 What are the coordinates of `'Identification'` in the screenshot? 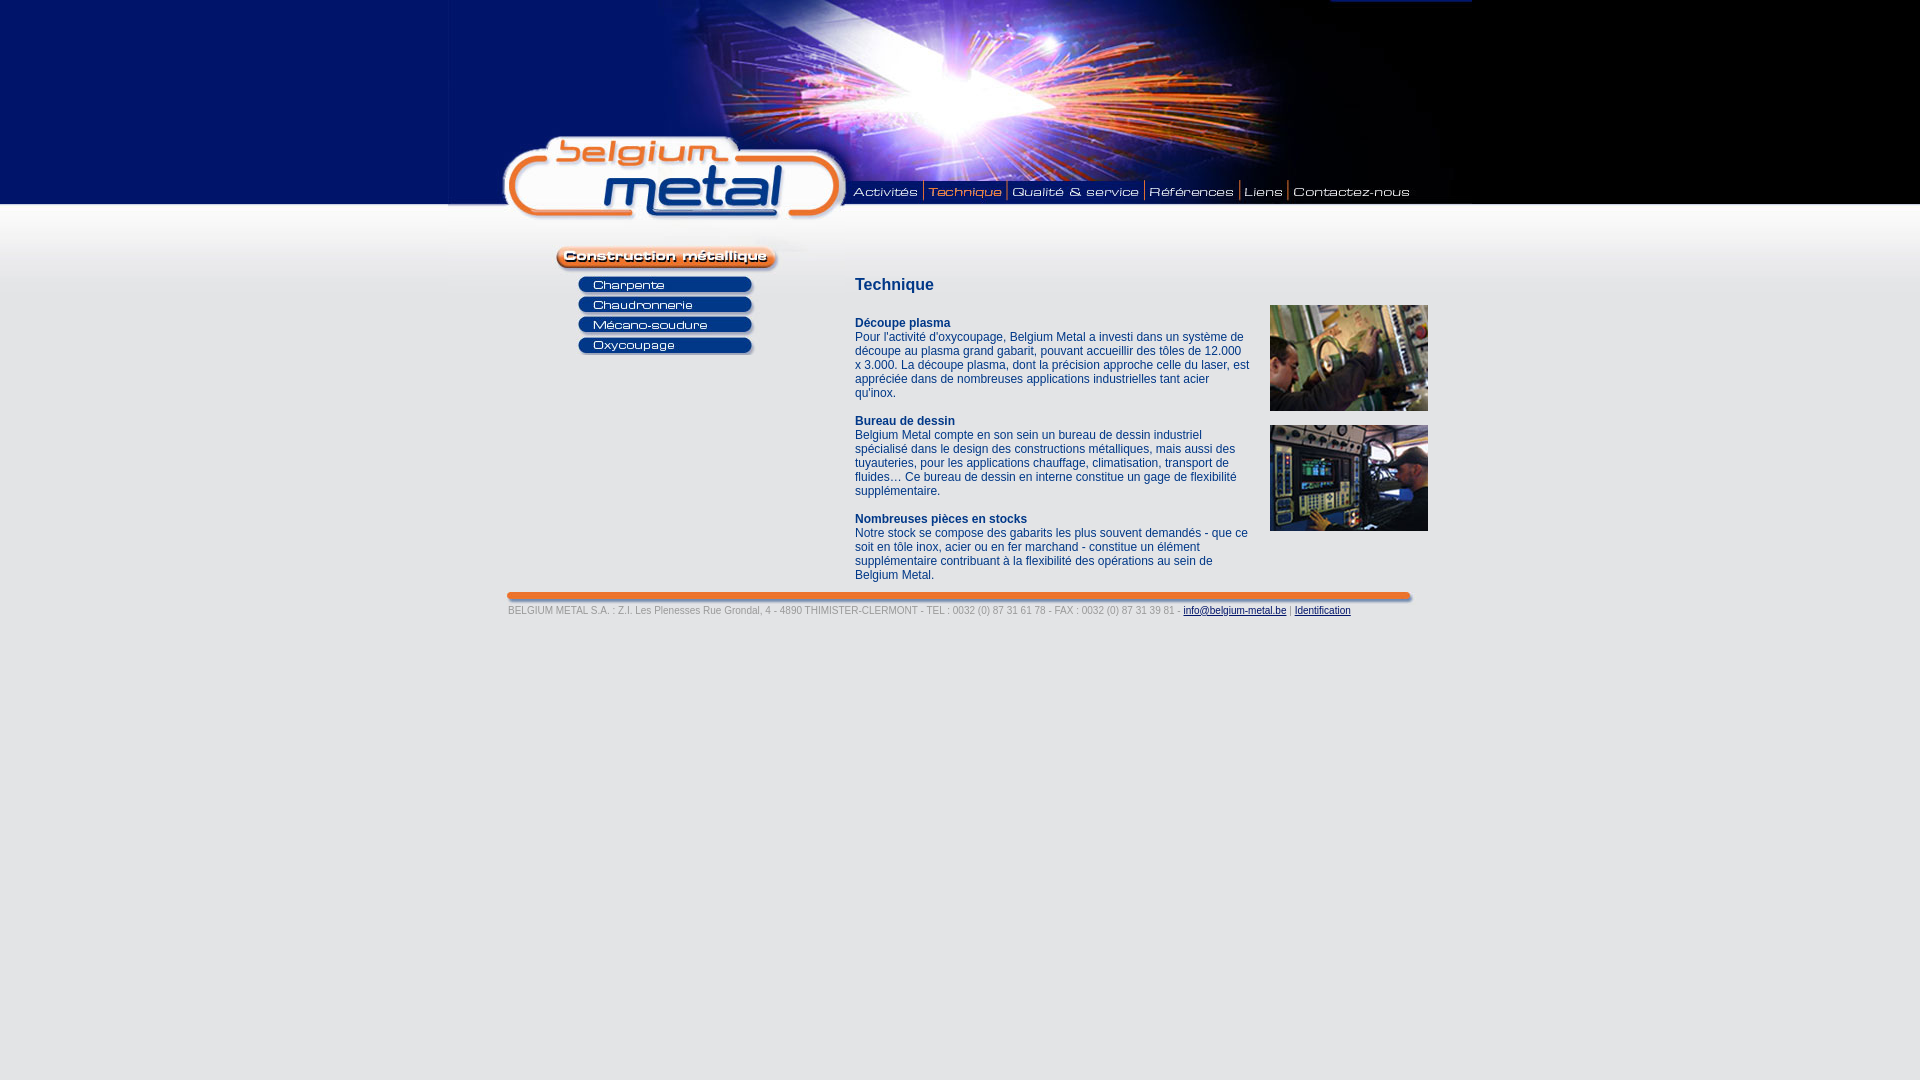 It's located at (1295, 609).